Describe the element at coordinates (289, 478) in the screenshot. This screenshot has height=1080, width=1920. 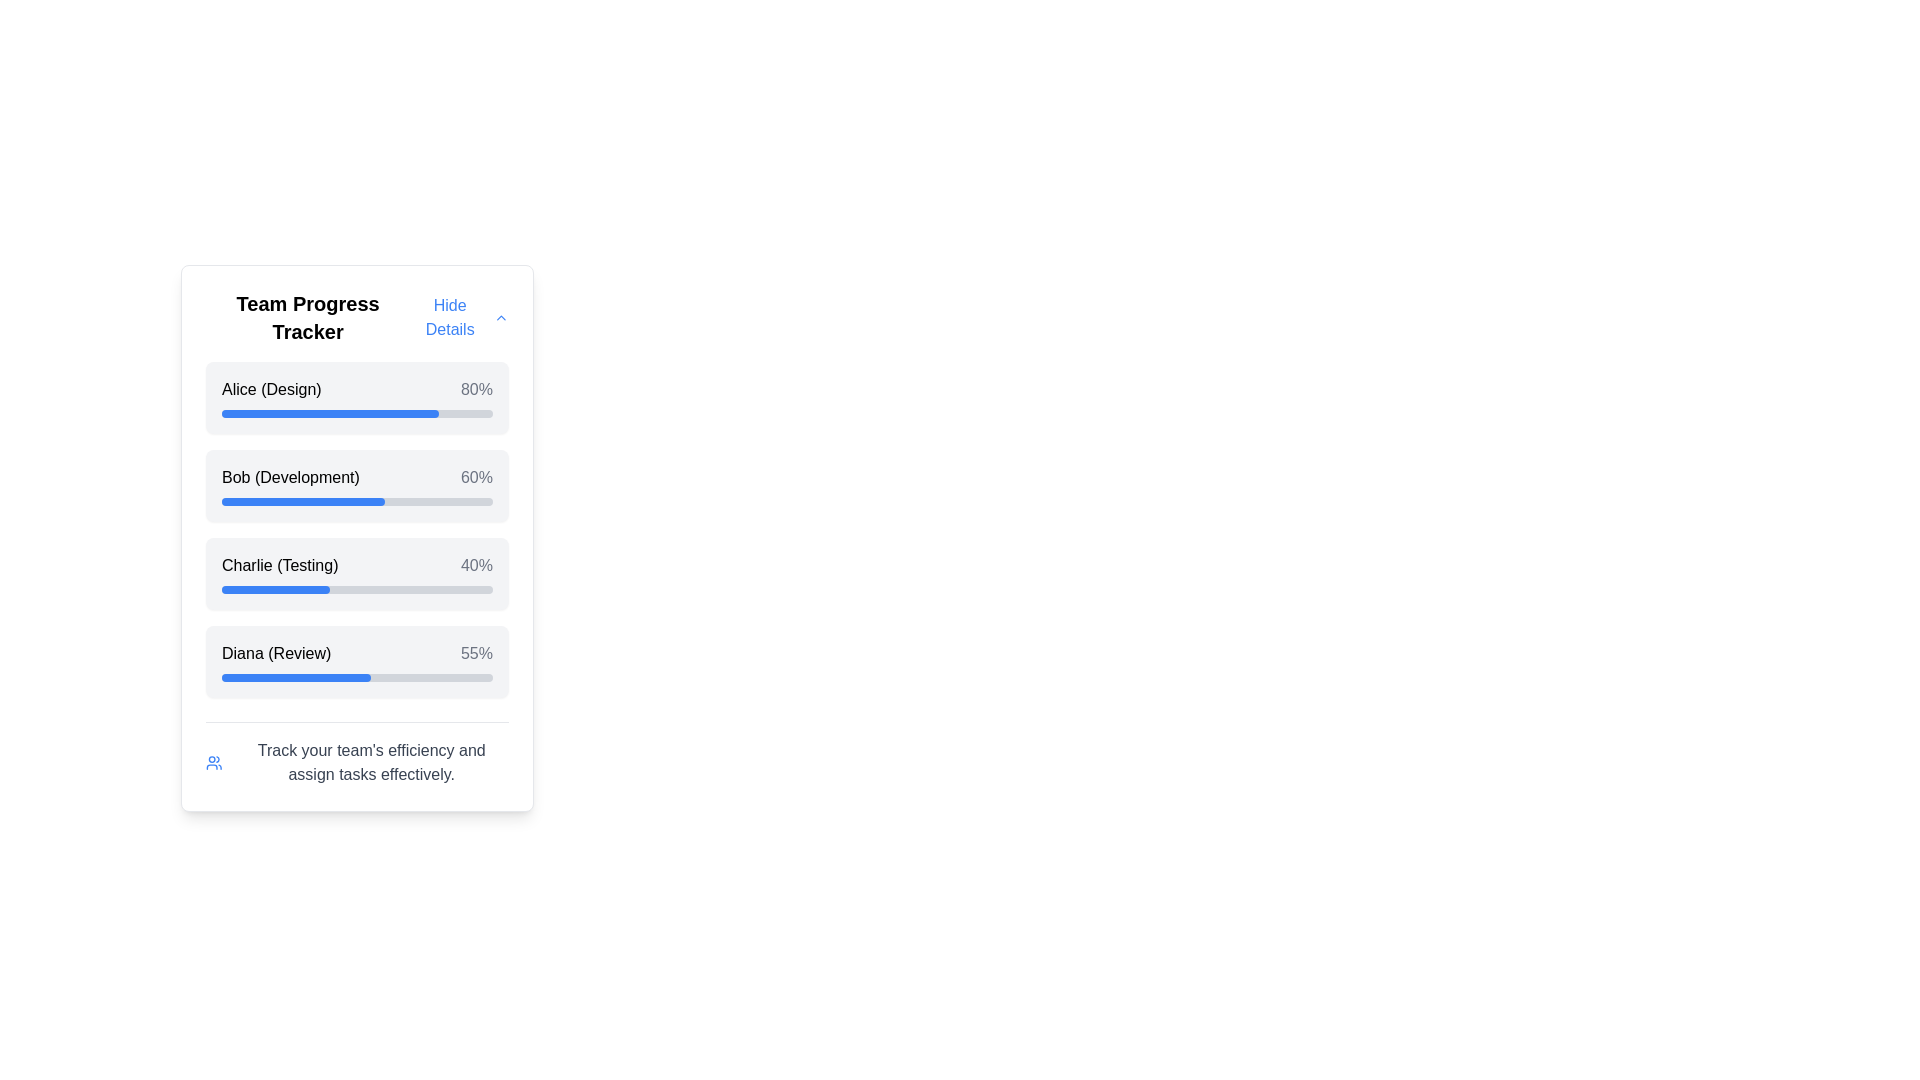
I see `the text label displaying 'Bob (Development)', which is styled prominently and positioned in the second place of the 'Team Progress Tracker' list, above 'Charlie (Testing)' and below 'Alice (Design)'` at that location.